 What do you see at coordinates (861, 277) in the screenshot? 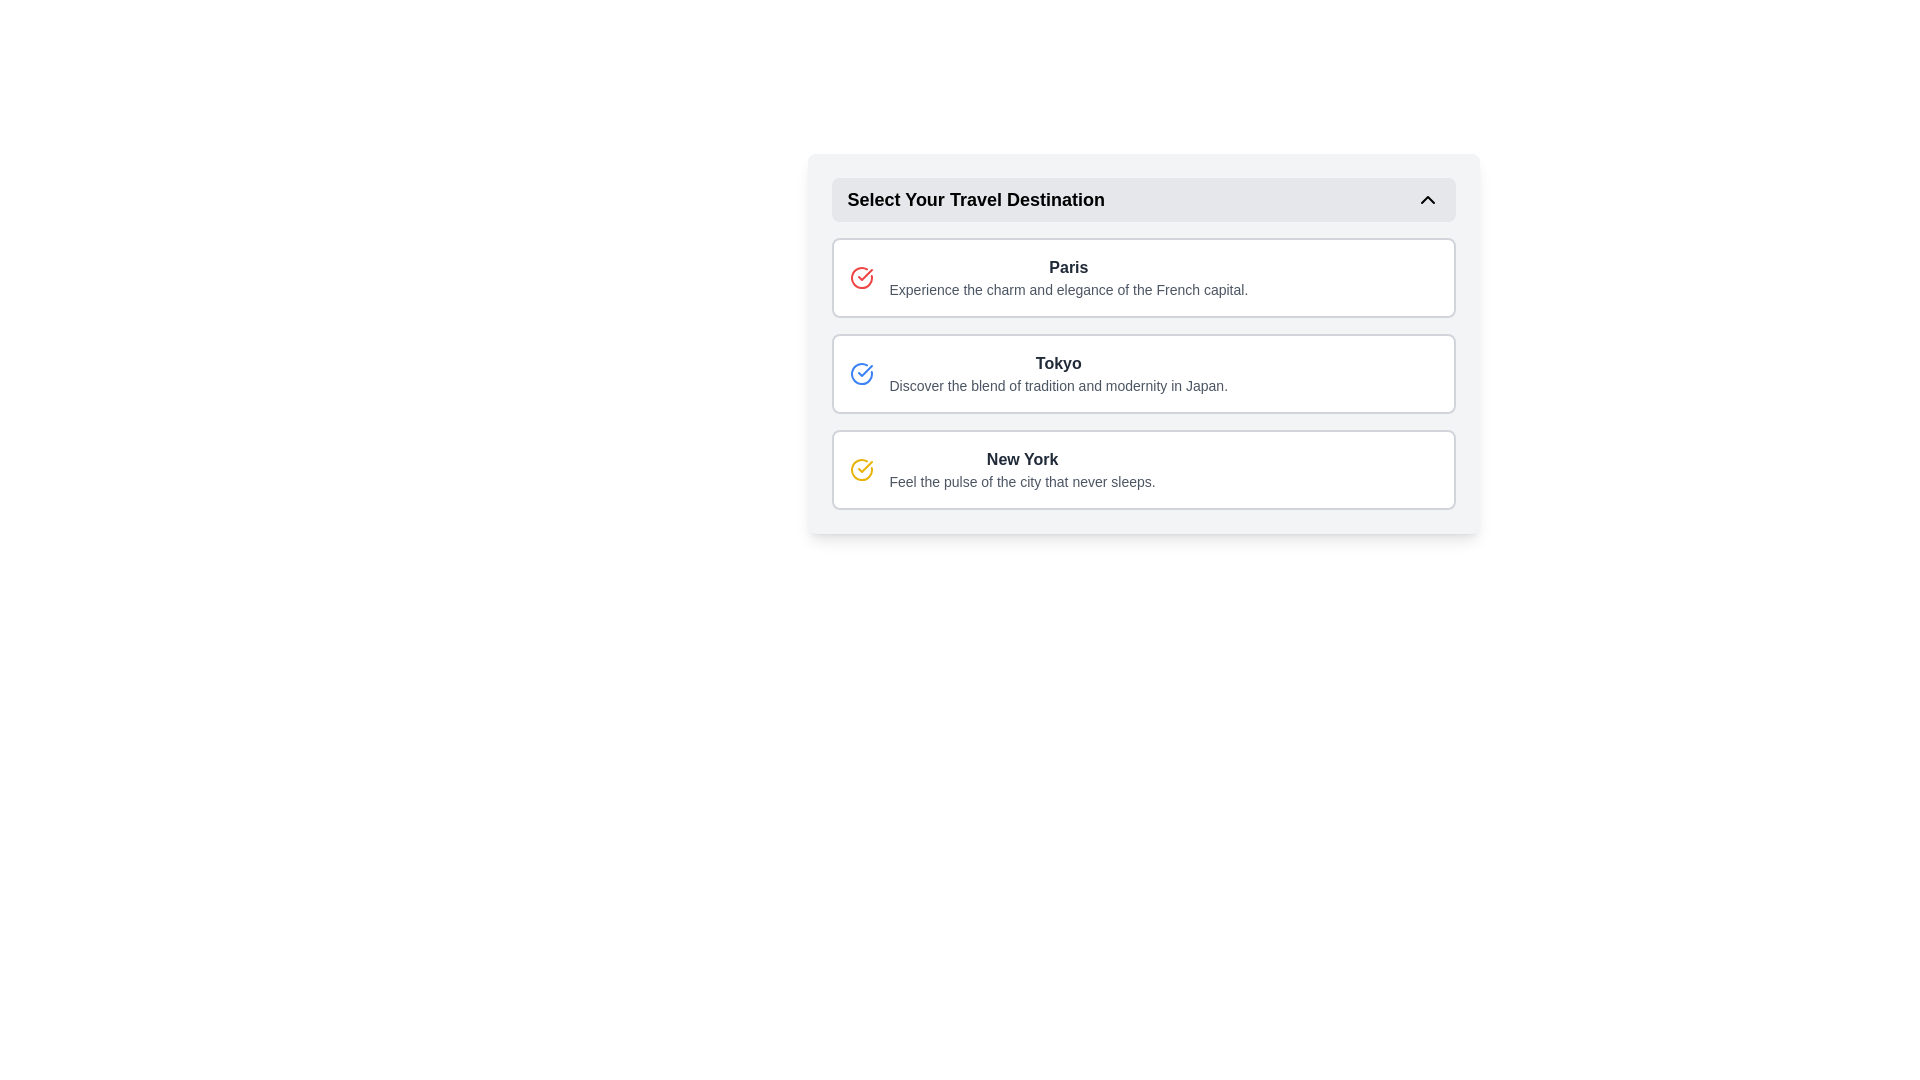
I see `the circular checkmark icon indicating the selection state of the 'Paris' option to signify selection intent` at bounding box center [861, 277].